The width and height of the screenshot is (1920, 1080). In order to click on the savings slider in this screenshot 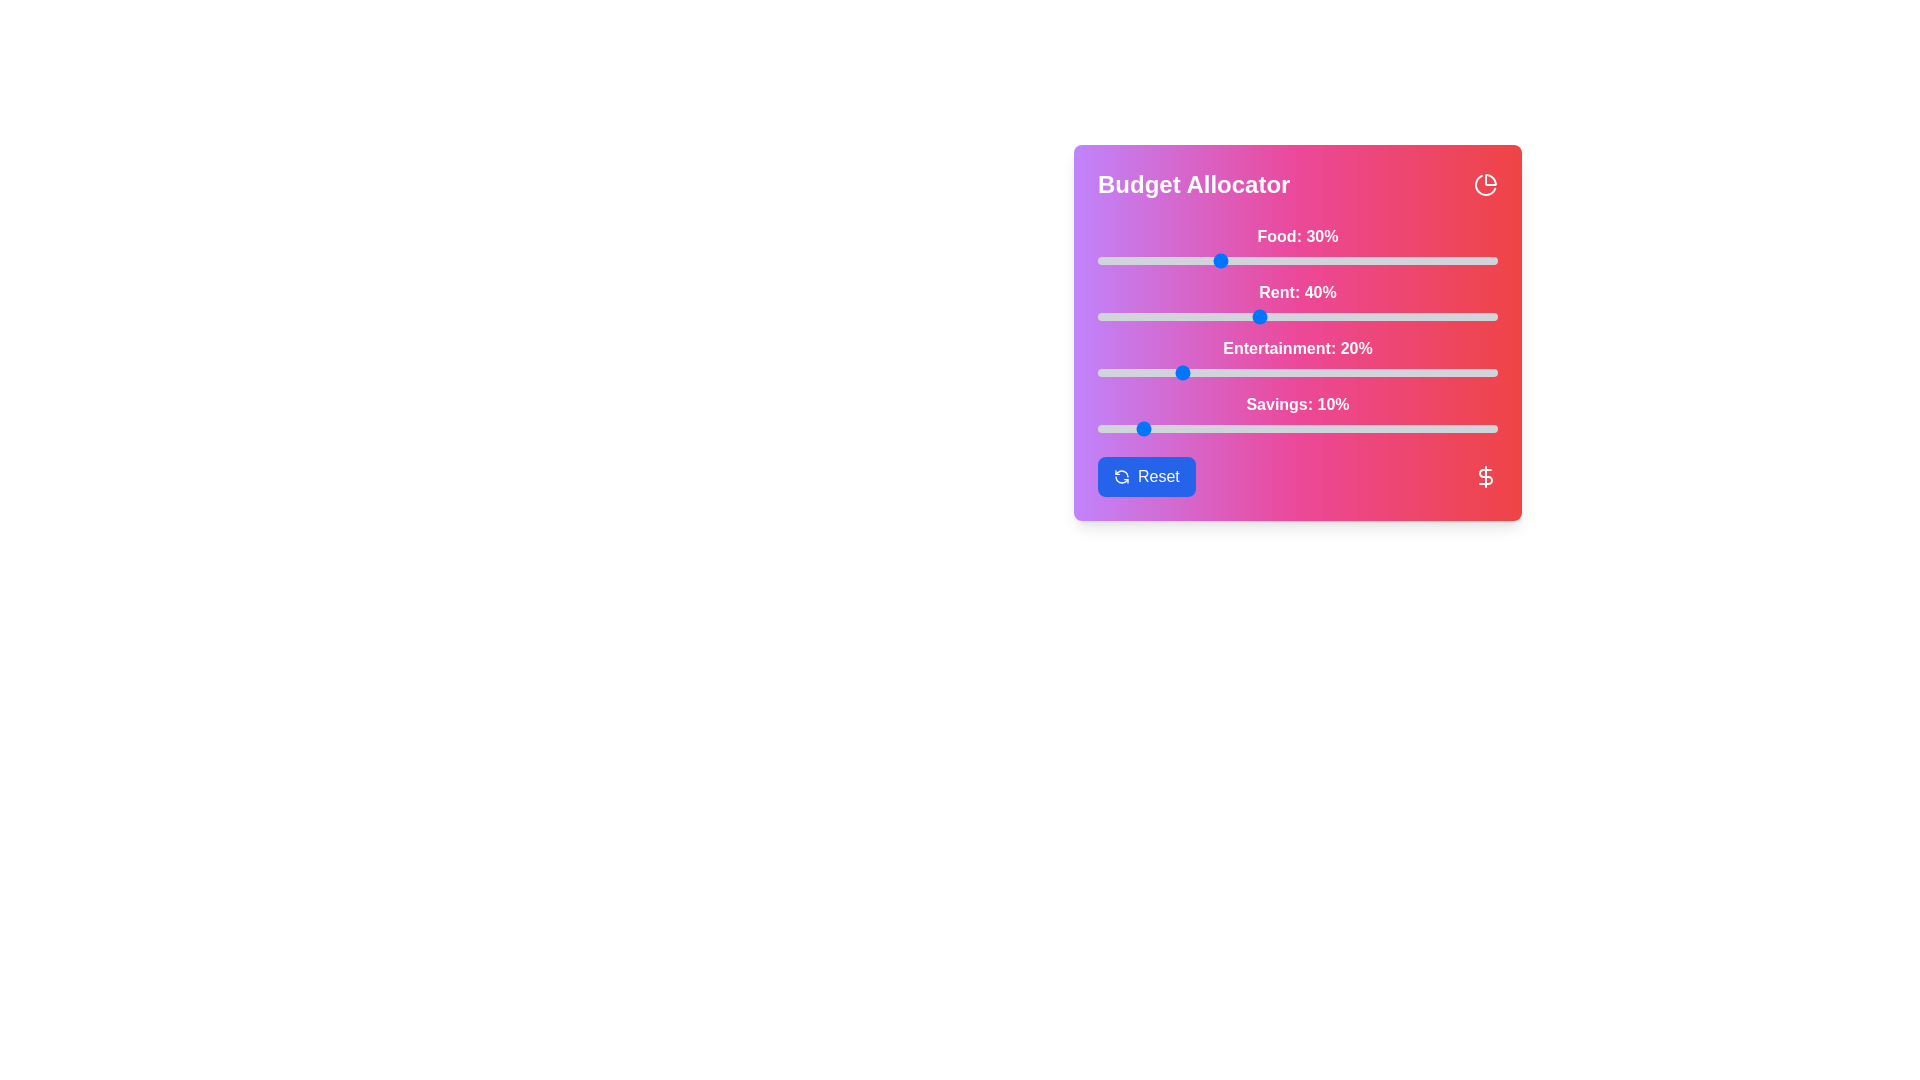, I will do `click(1365, 427)`.